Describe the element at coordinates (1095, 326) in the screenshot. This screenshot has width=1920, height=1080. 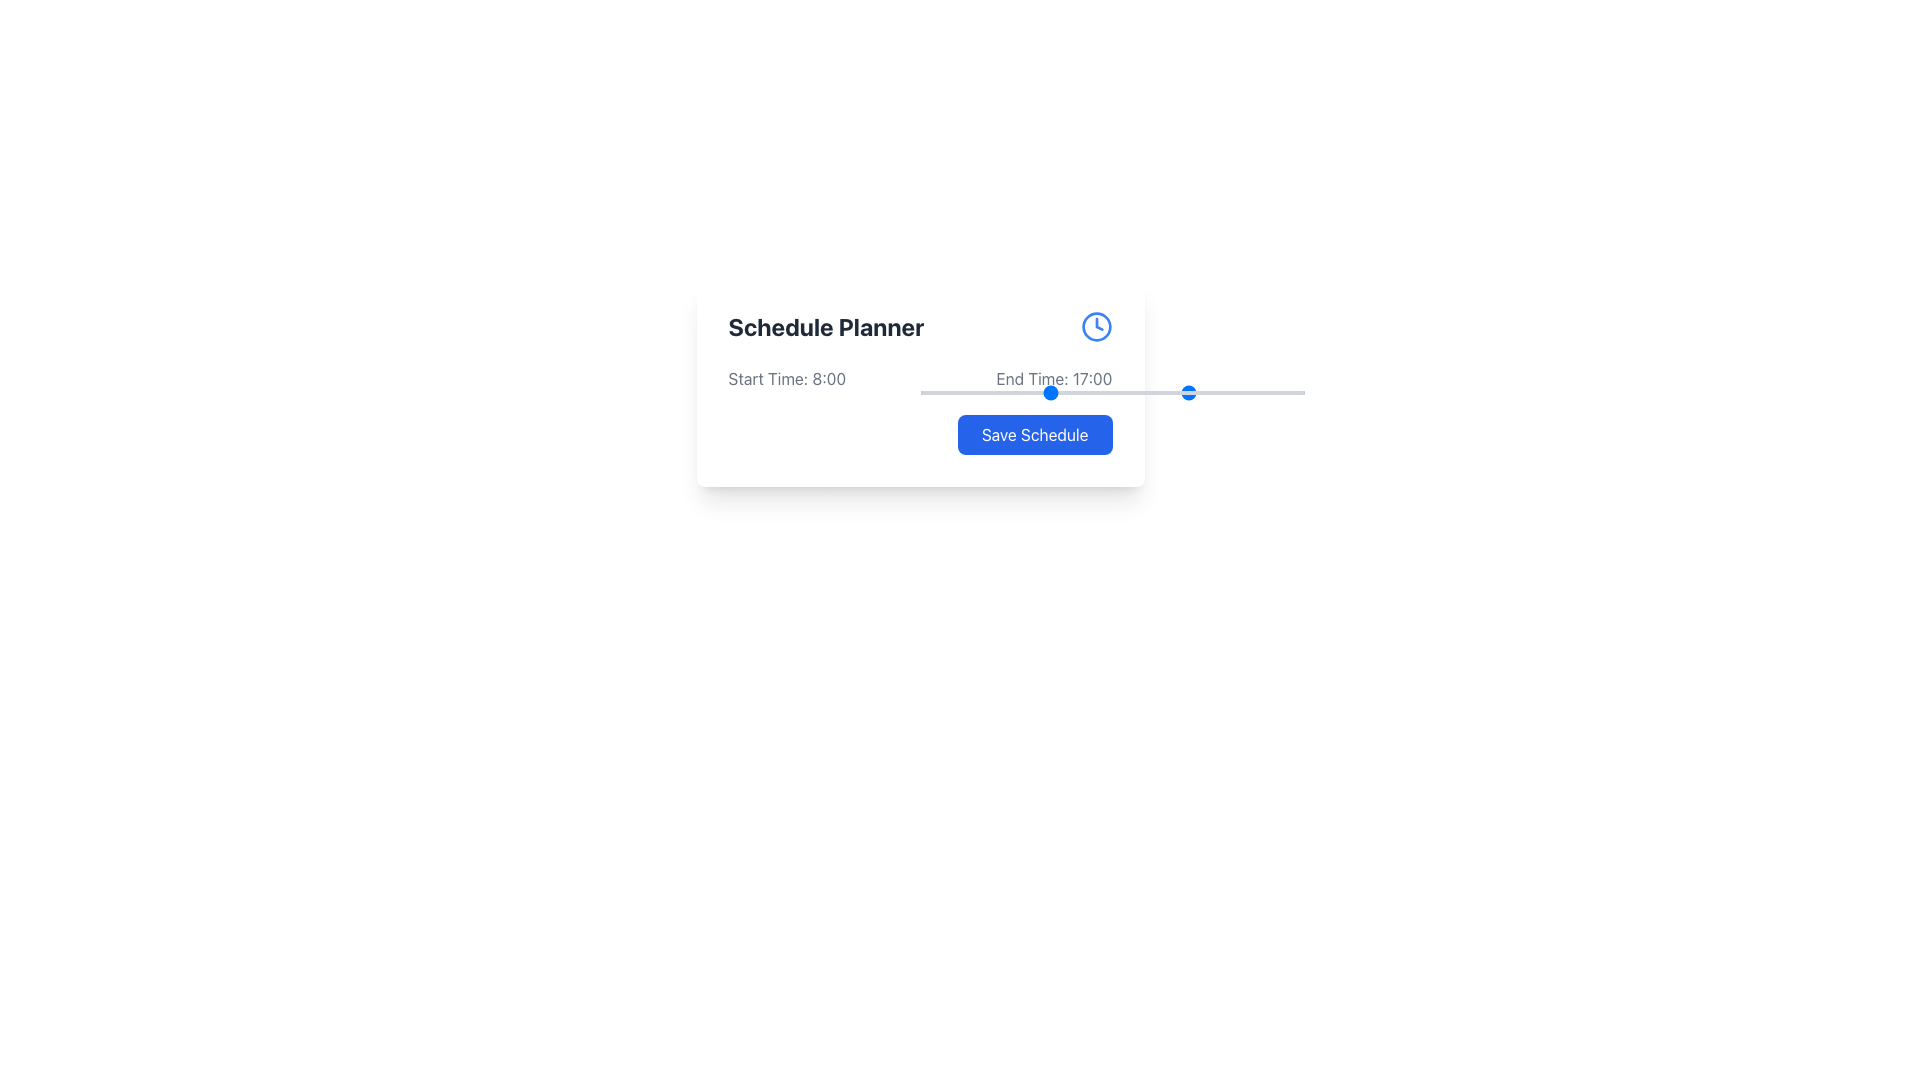
I see `the clock icon located in the 'Schedule Planner' section, positioned immediately to the right of the 'Schedule Planner' text element` at that location.